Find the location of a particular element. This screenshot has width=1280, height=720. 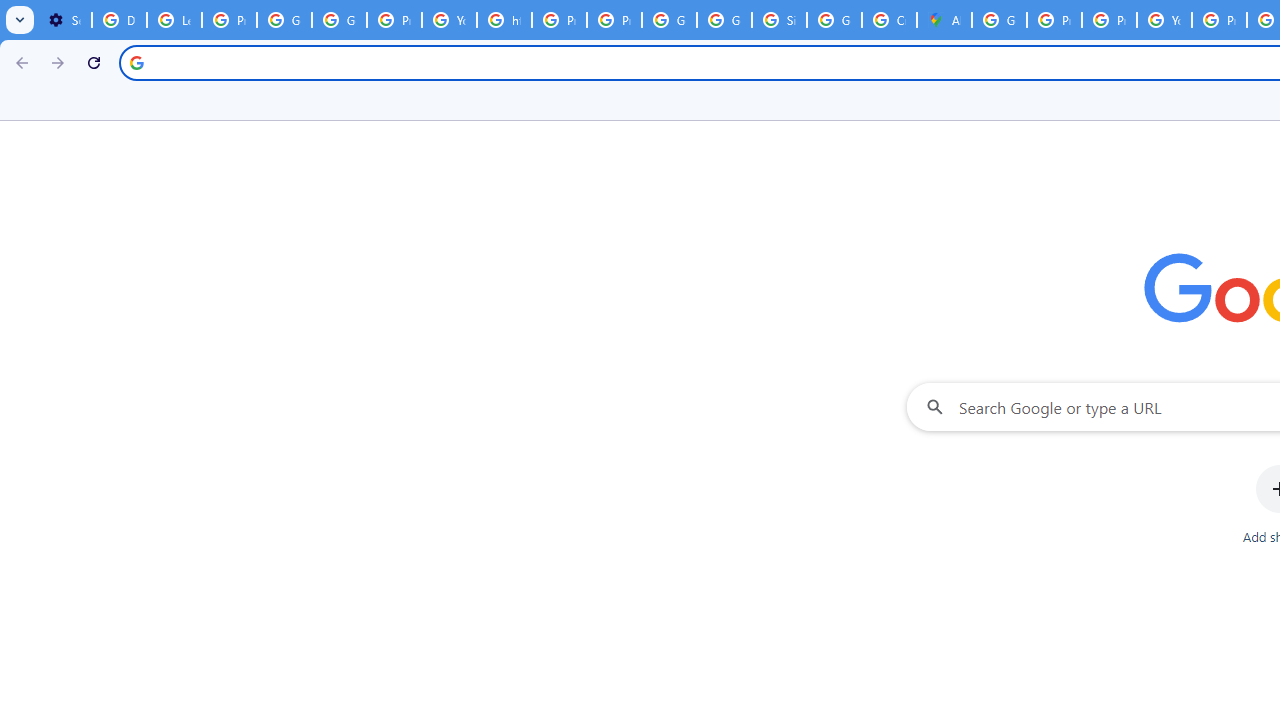

'YouTube' is located at coordinates (448, 20).